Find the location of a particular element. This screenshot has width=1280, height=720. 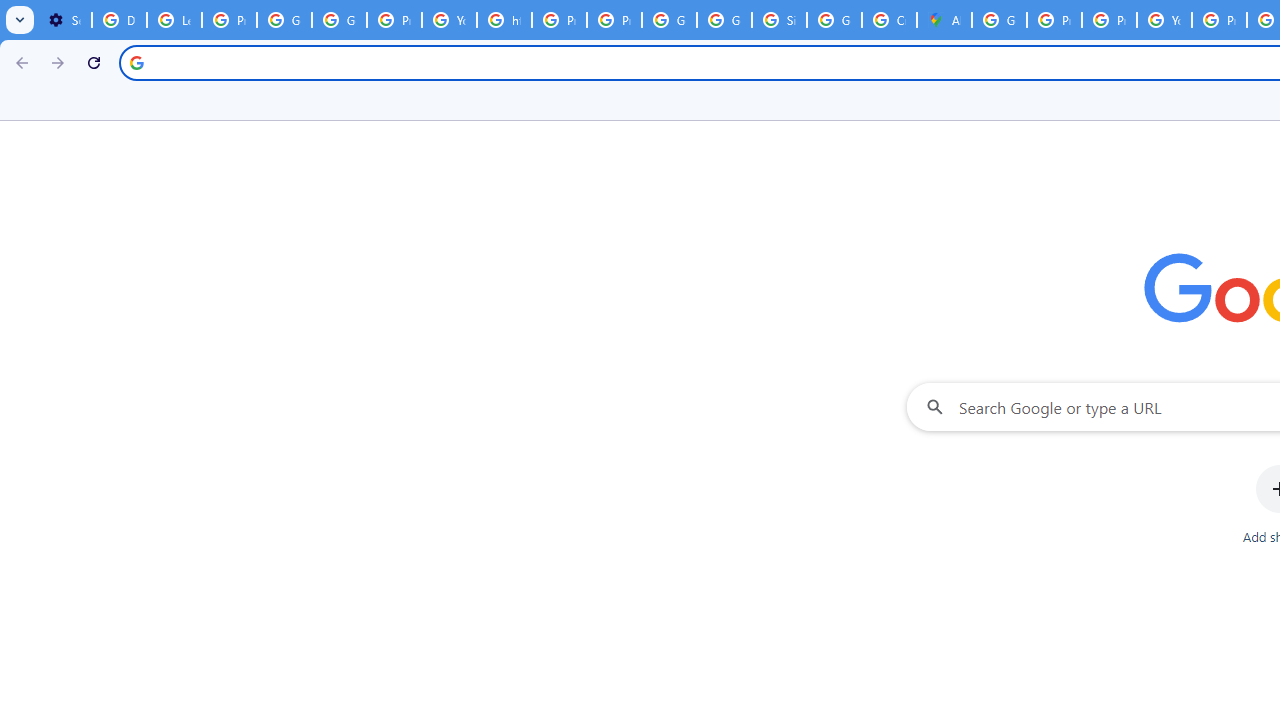

'YouTube' is located at coordinates (448, 20).